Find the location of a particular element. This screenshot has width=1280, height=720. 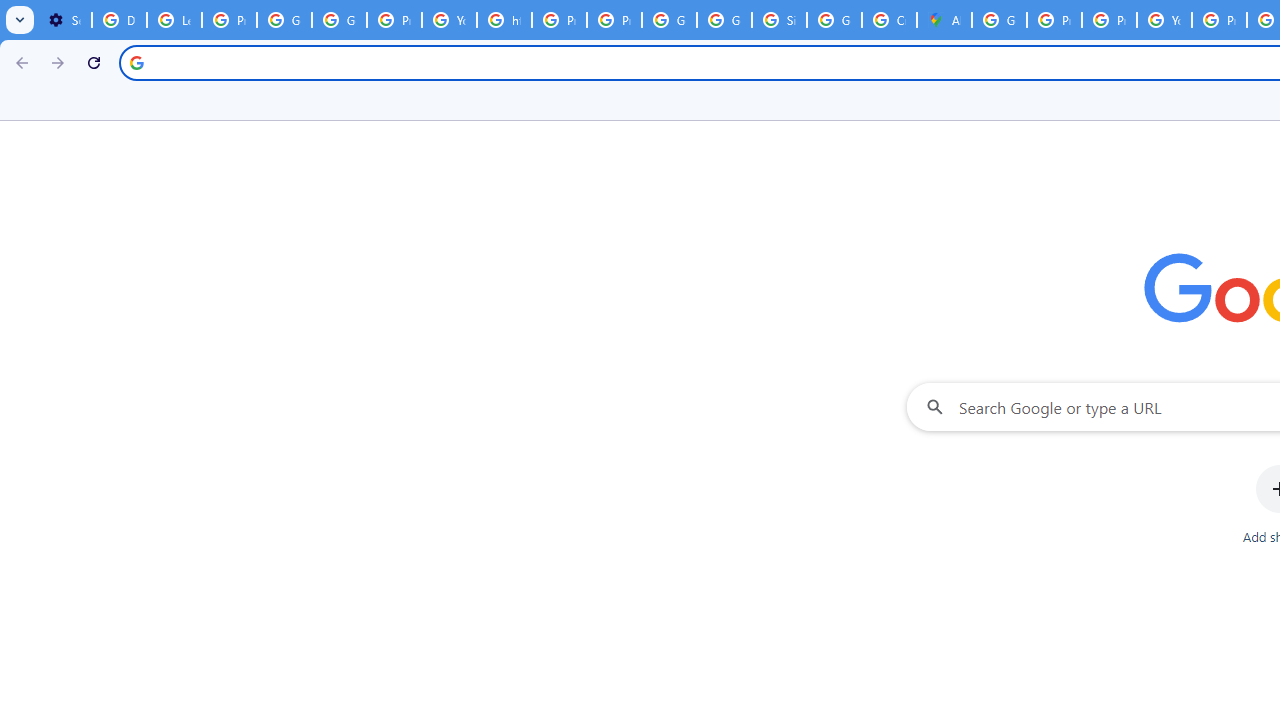

'YouTube' is located at coordinates (448, 20).